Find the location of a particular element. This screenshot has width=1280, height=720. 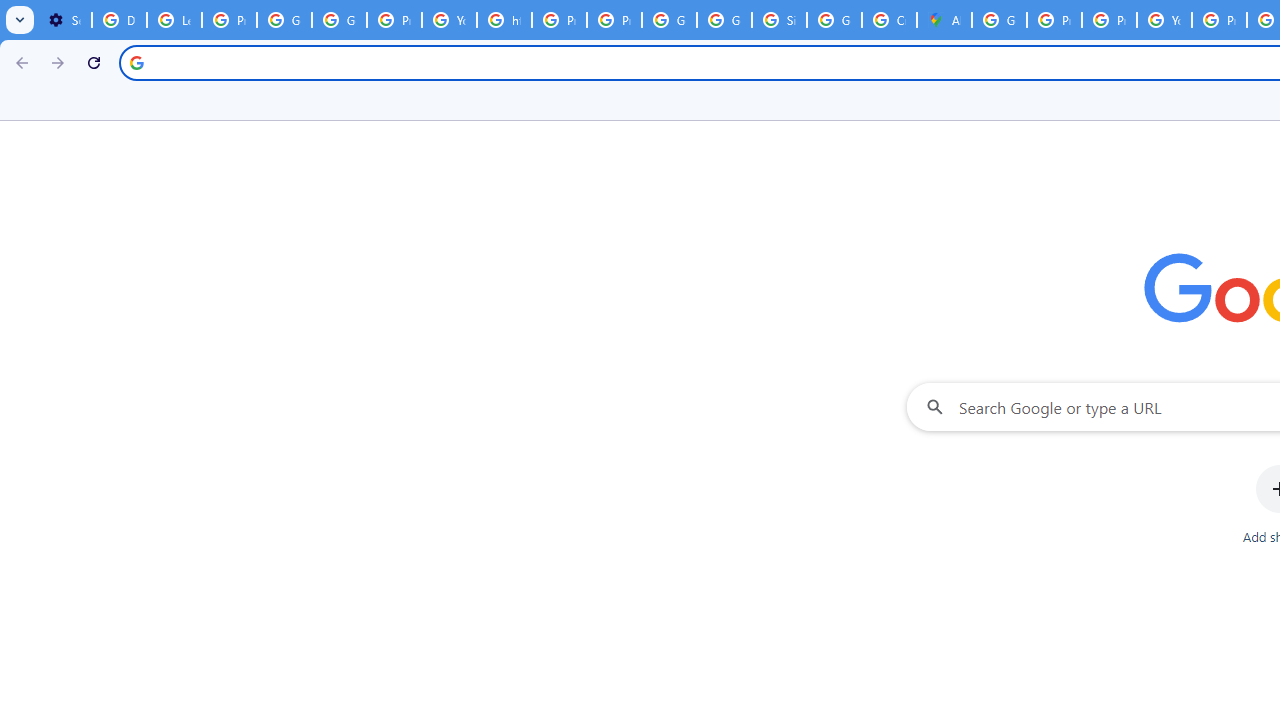

'YouTube' is located at coordinates (448, 20).